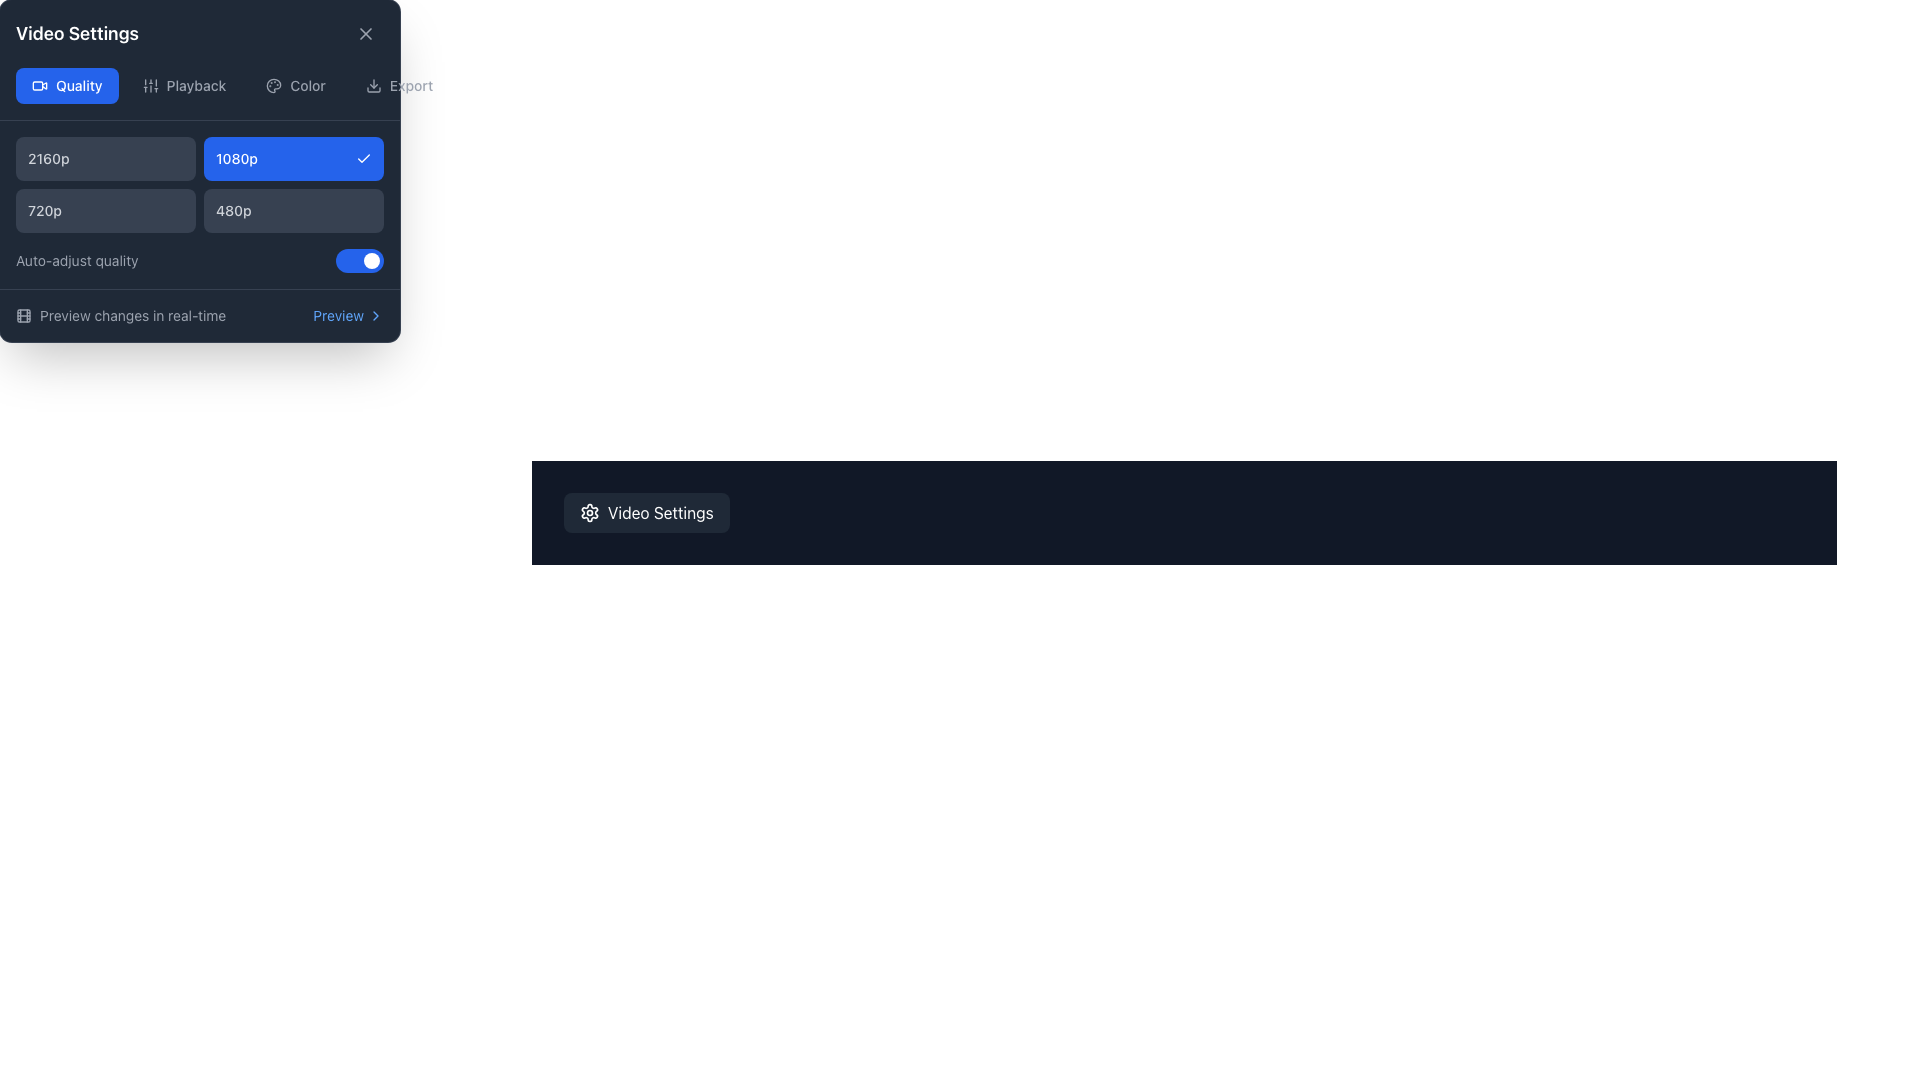  What do you see at coordinates (589, 511) in the screenshot?
I see `the iconic decorative stroke element that visually represents the settings gear icon, enhancing its appearance` at bounding box center [589, 511].